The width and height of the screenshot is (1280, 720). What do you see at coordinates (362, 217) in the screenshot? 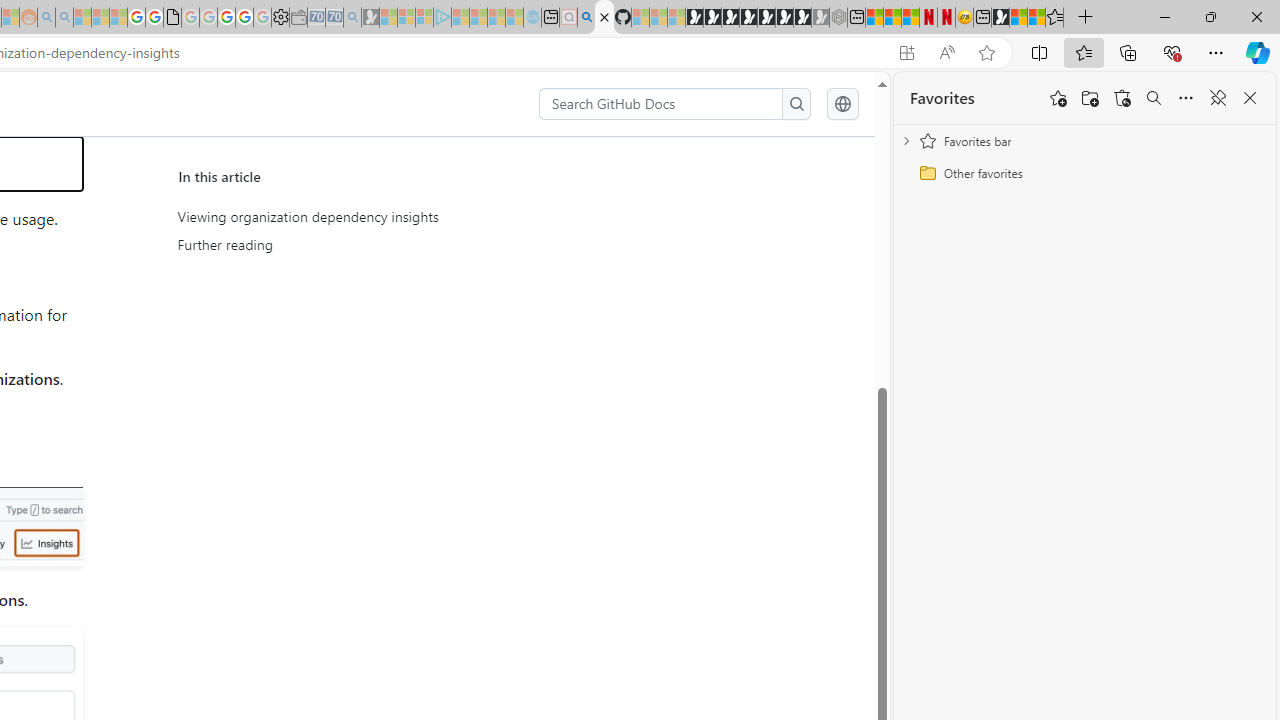
I see `'Viewing organization dependency insights'` at bounding box center [362, 217].